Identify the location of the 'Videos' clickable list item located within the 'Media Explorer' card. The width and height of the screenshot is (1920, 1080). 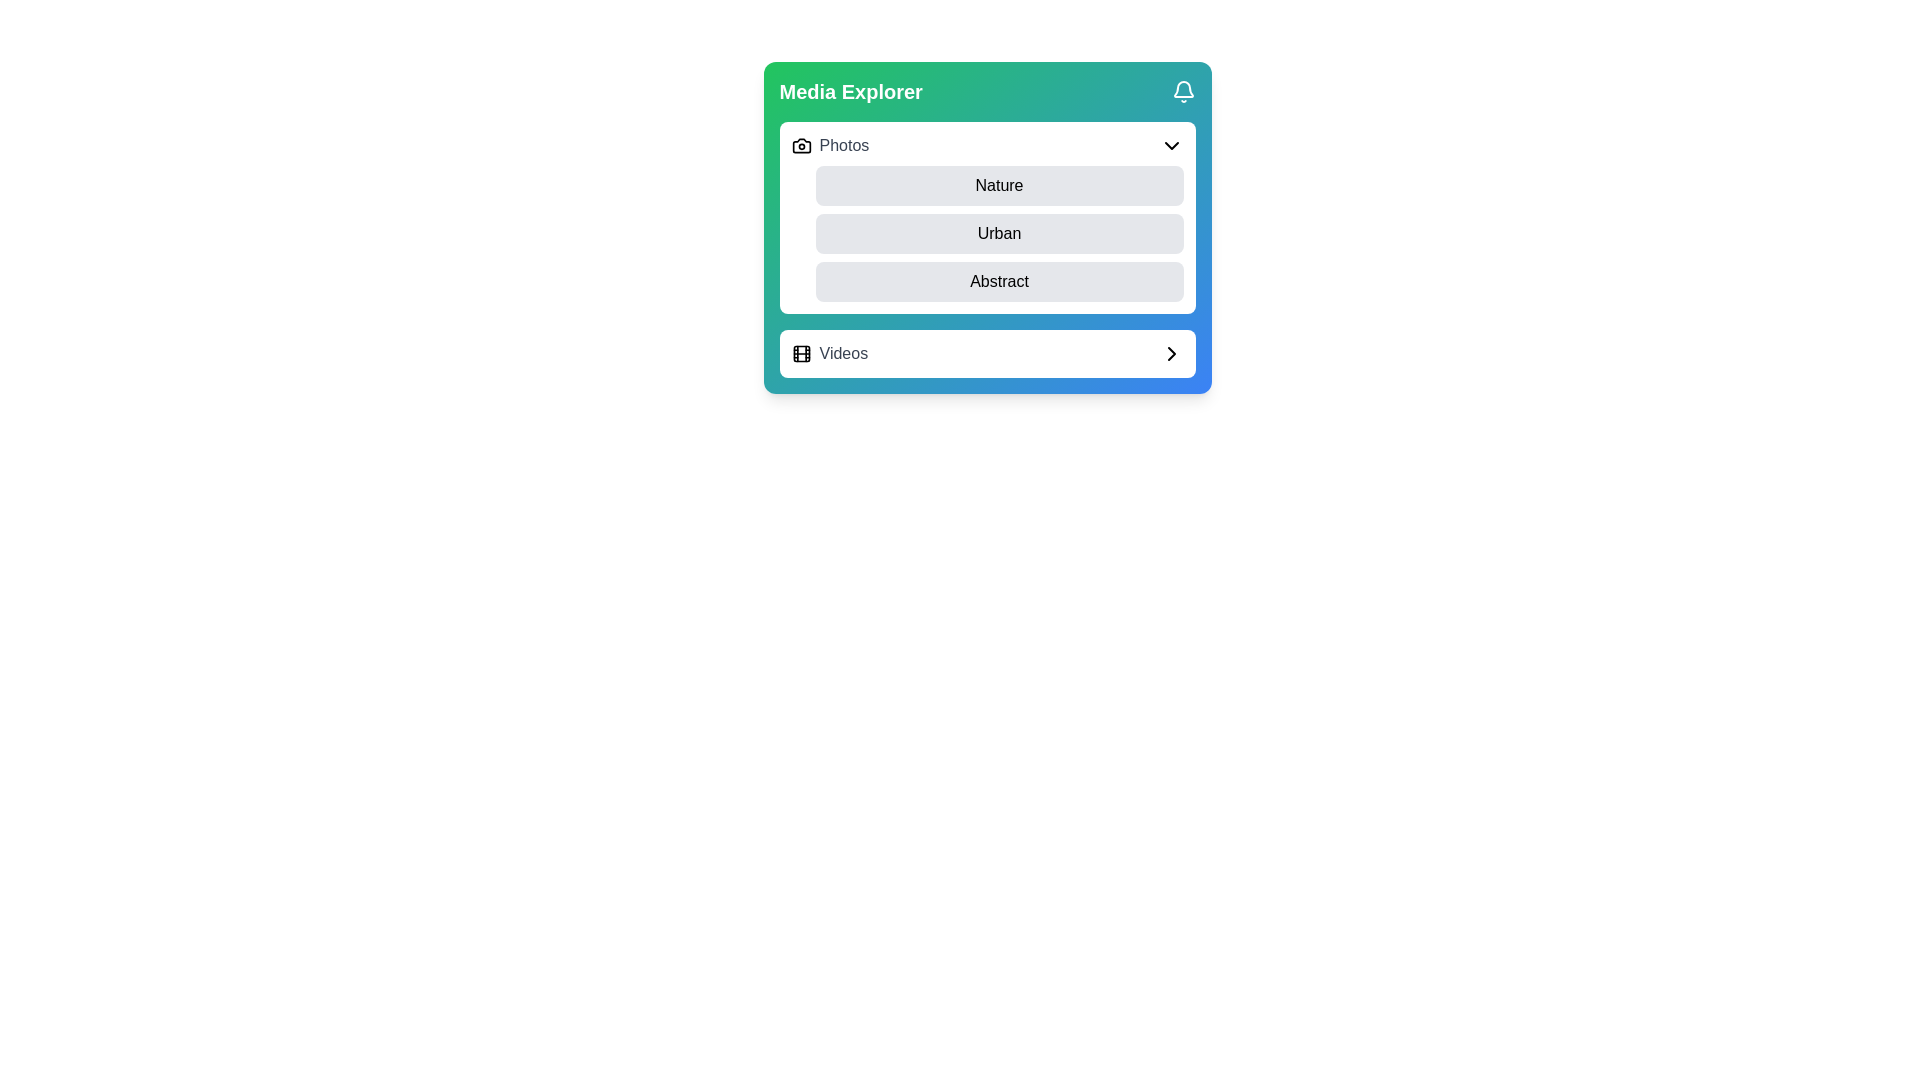
(829, 353).